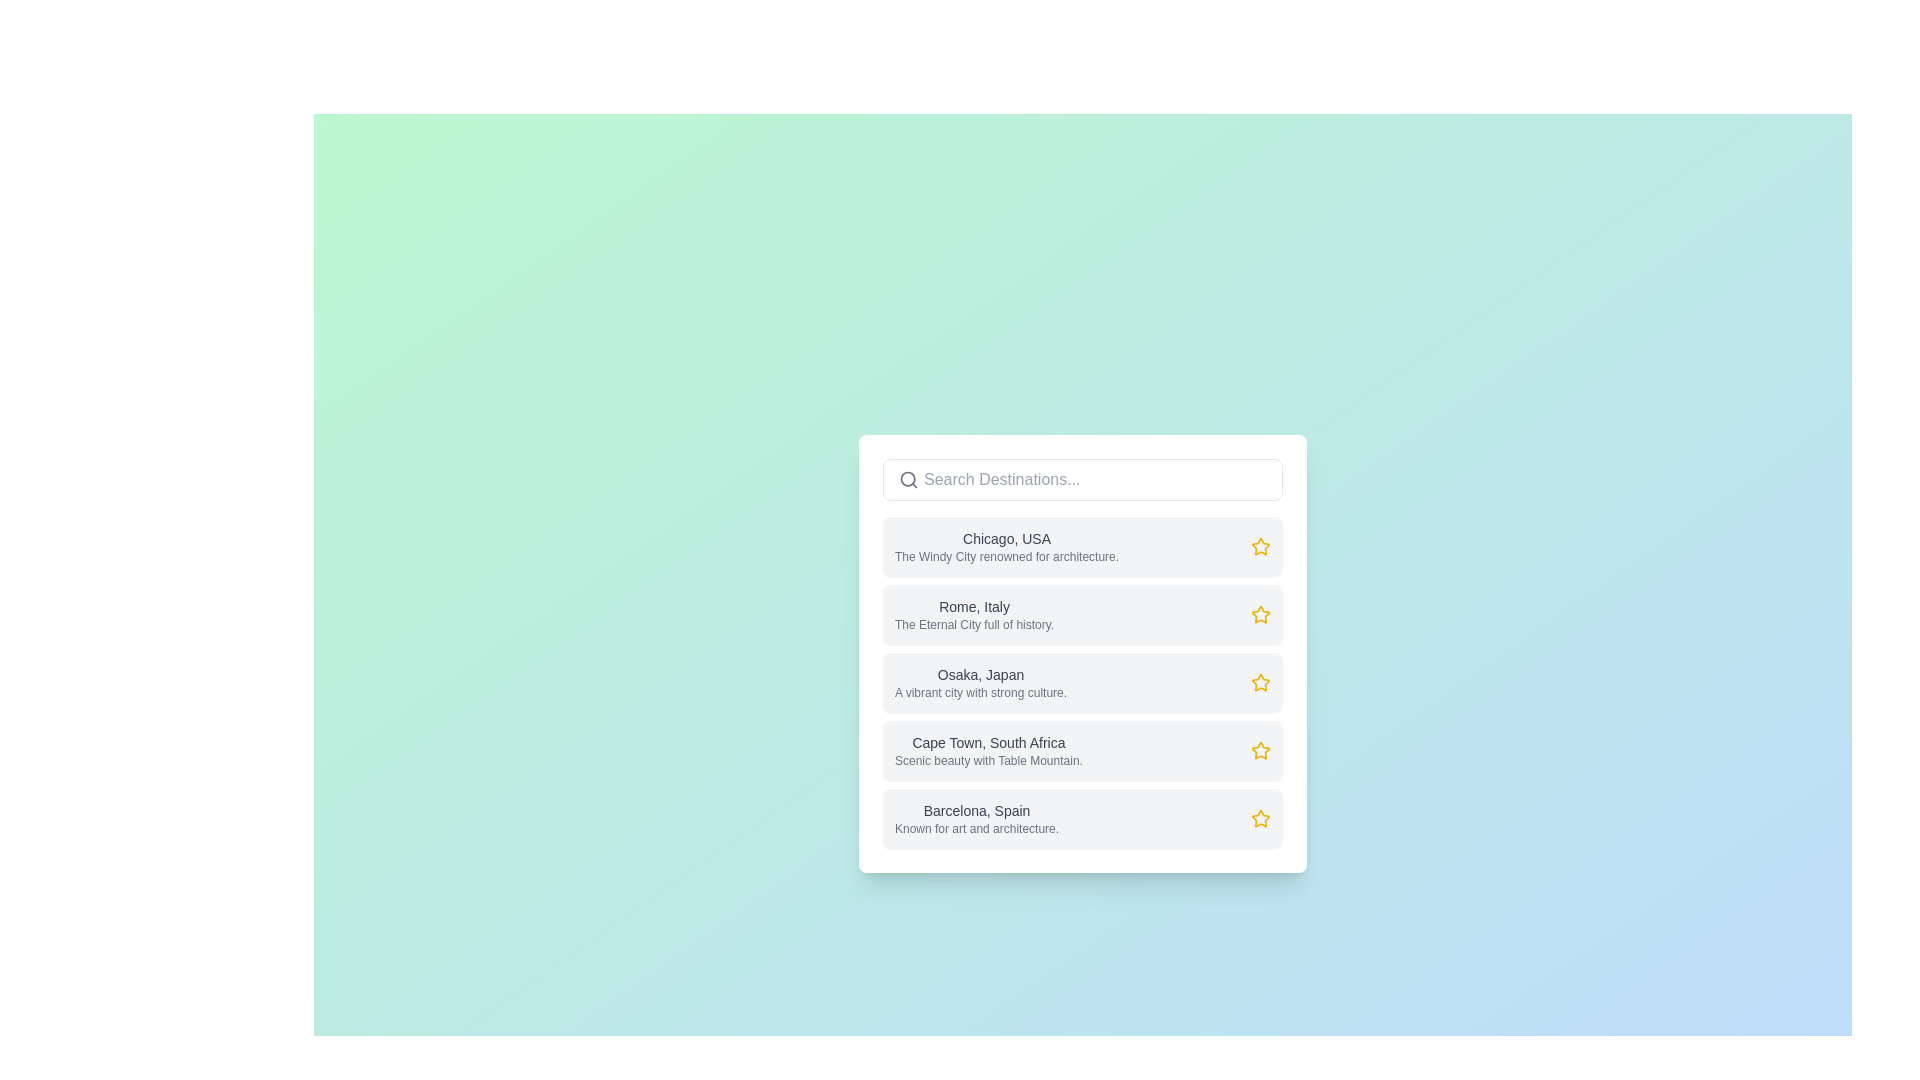 The width and height of the screenshot is (1920, 1080). What do you see at coordinates (1260, 547) in the screenshot?
I see `the gold outlined star icon located on the right side of the list item titled 'Chicago, USA' to favorite the destination` at bounding box center [1260, 547].